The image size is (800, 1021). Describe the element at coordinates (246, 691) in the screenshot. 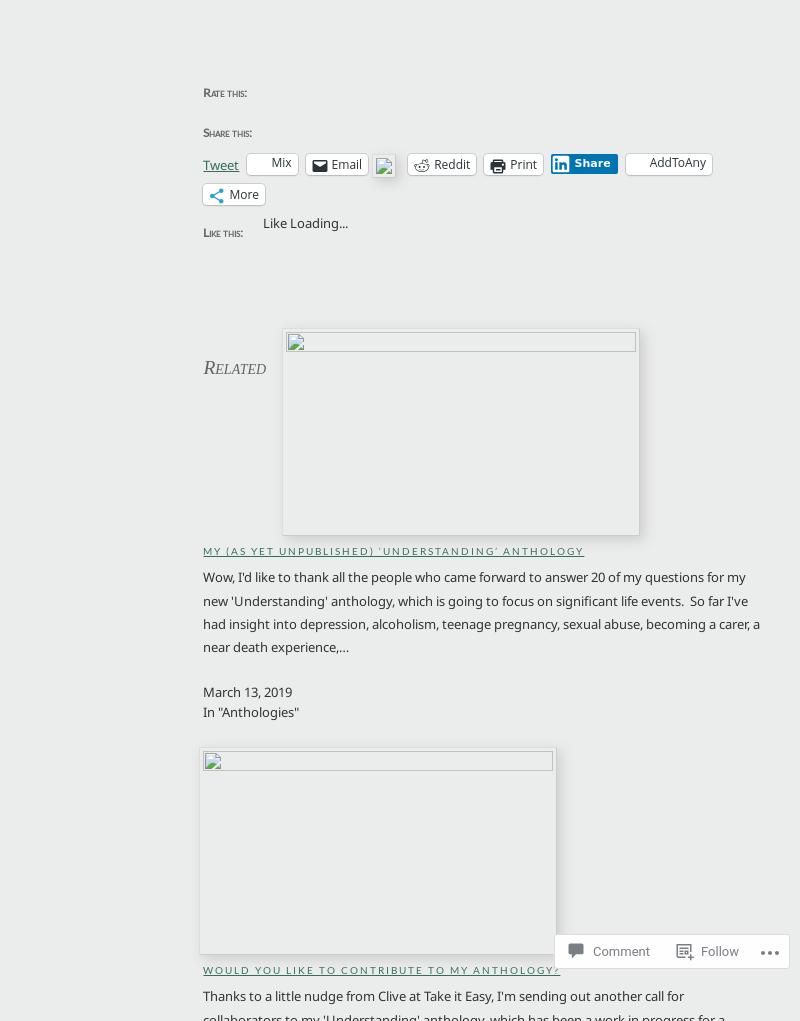

I see `'March 13, 2019'` at that location.